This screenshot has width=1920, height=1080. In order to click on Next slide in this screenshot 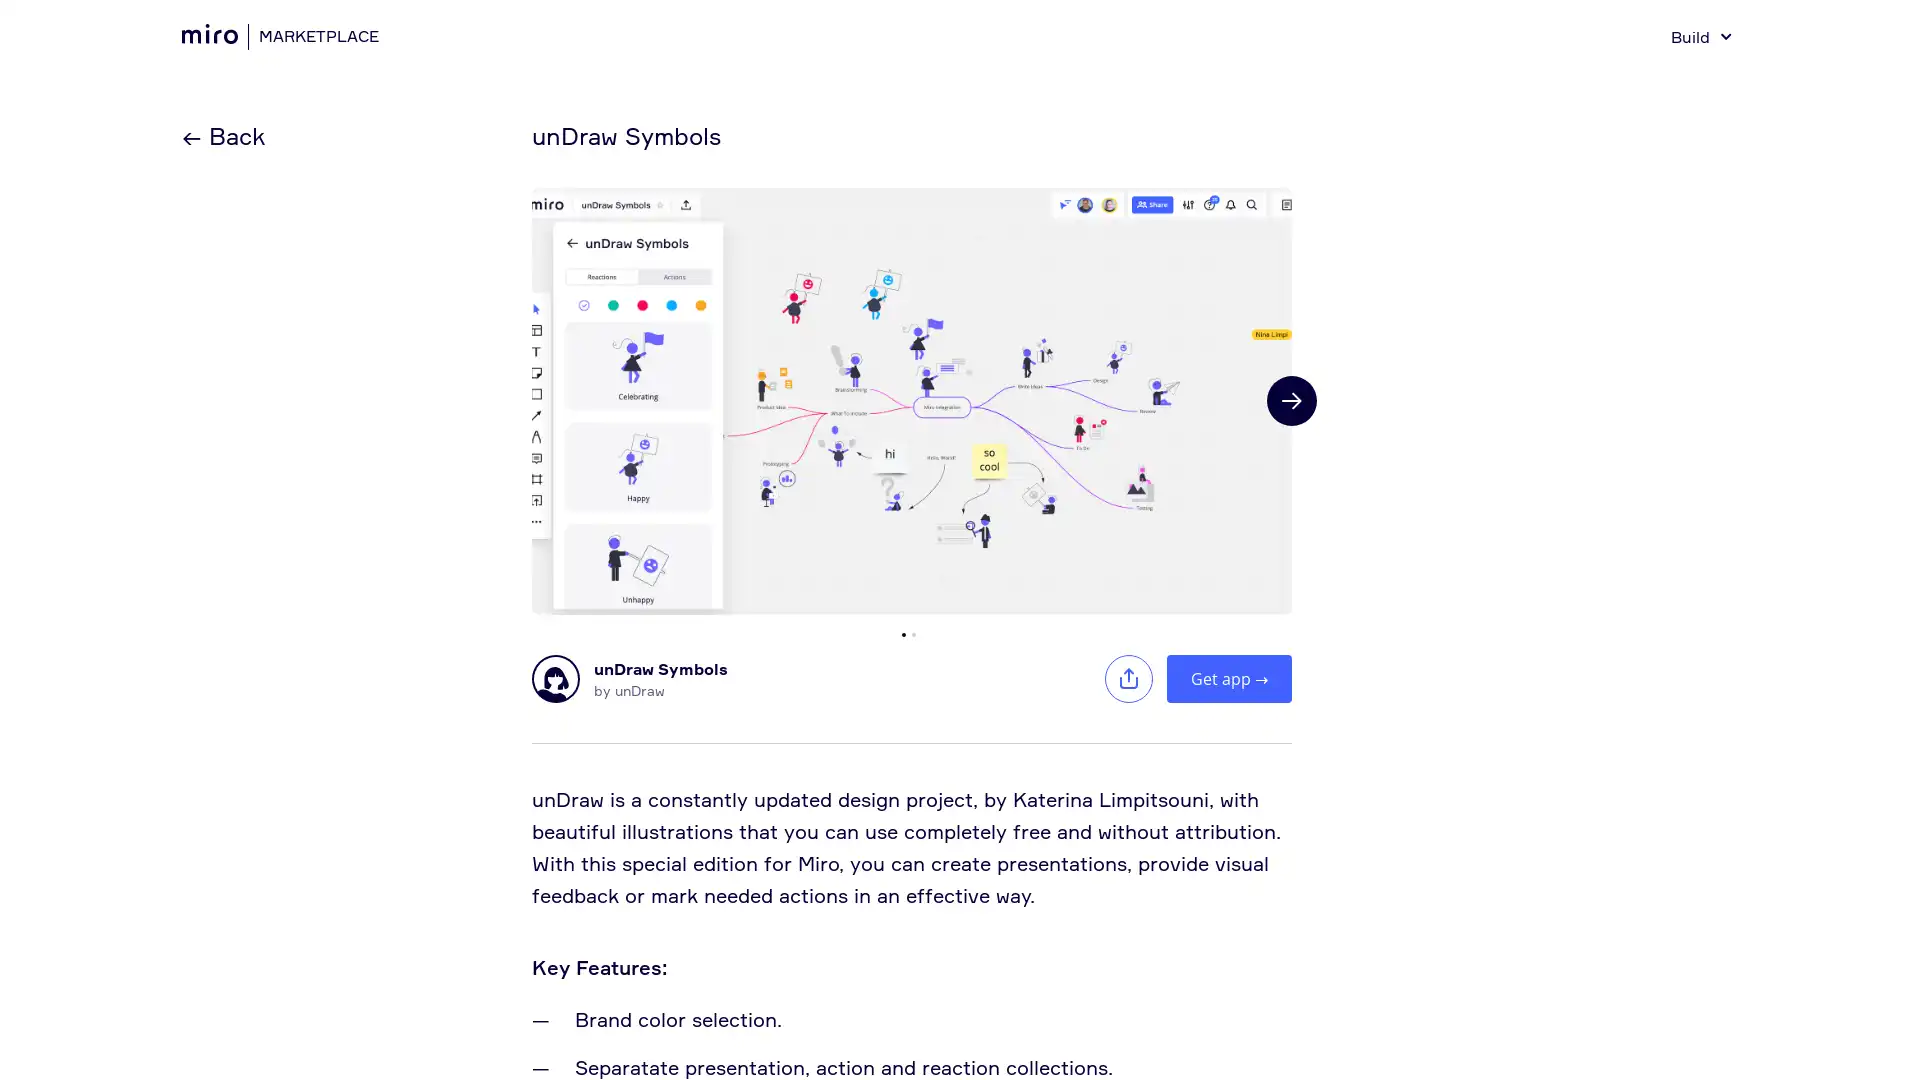, I will do `click(1291, 401)`.